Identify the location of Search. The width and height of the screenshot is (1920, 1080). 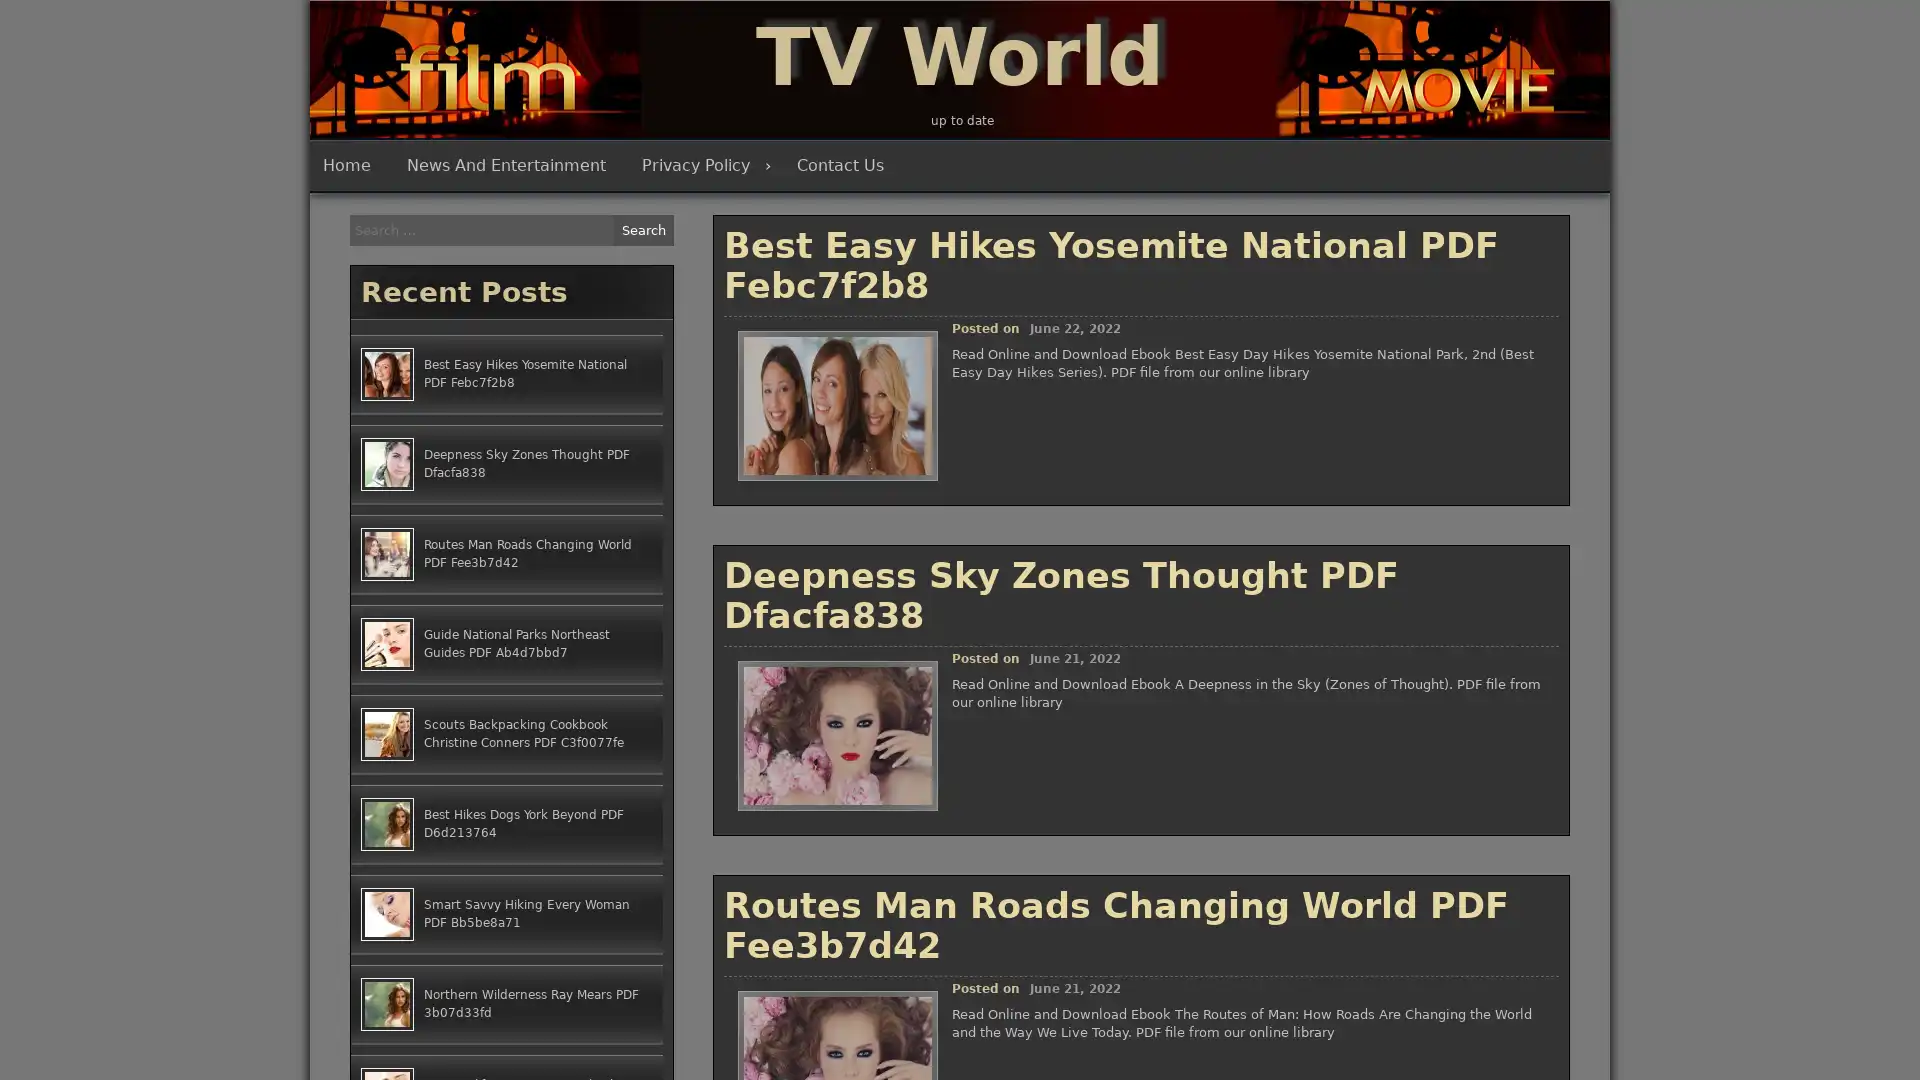
(643, 229).